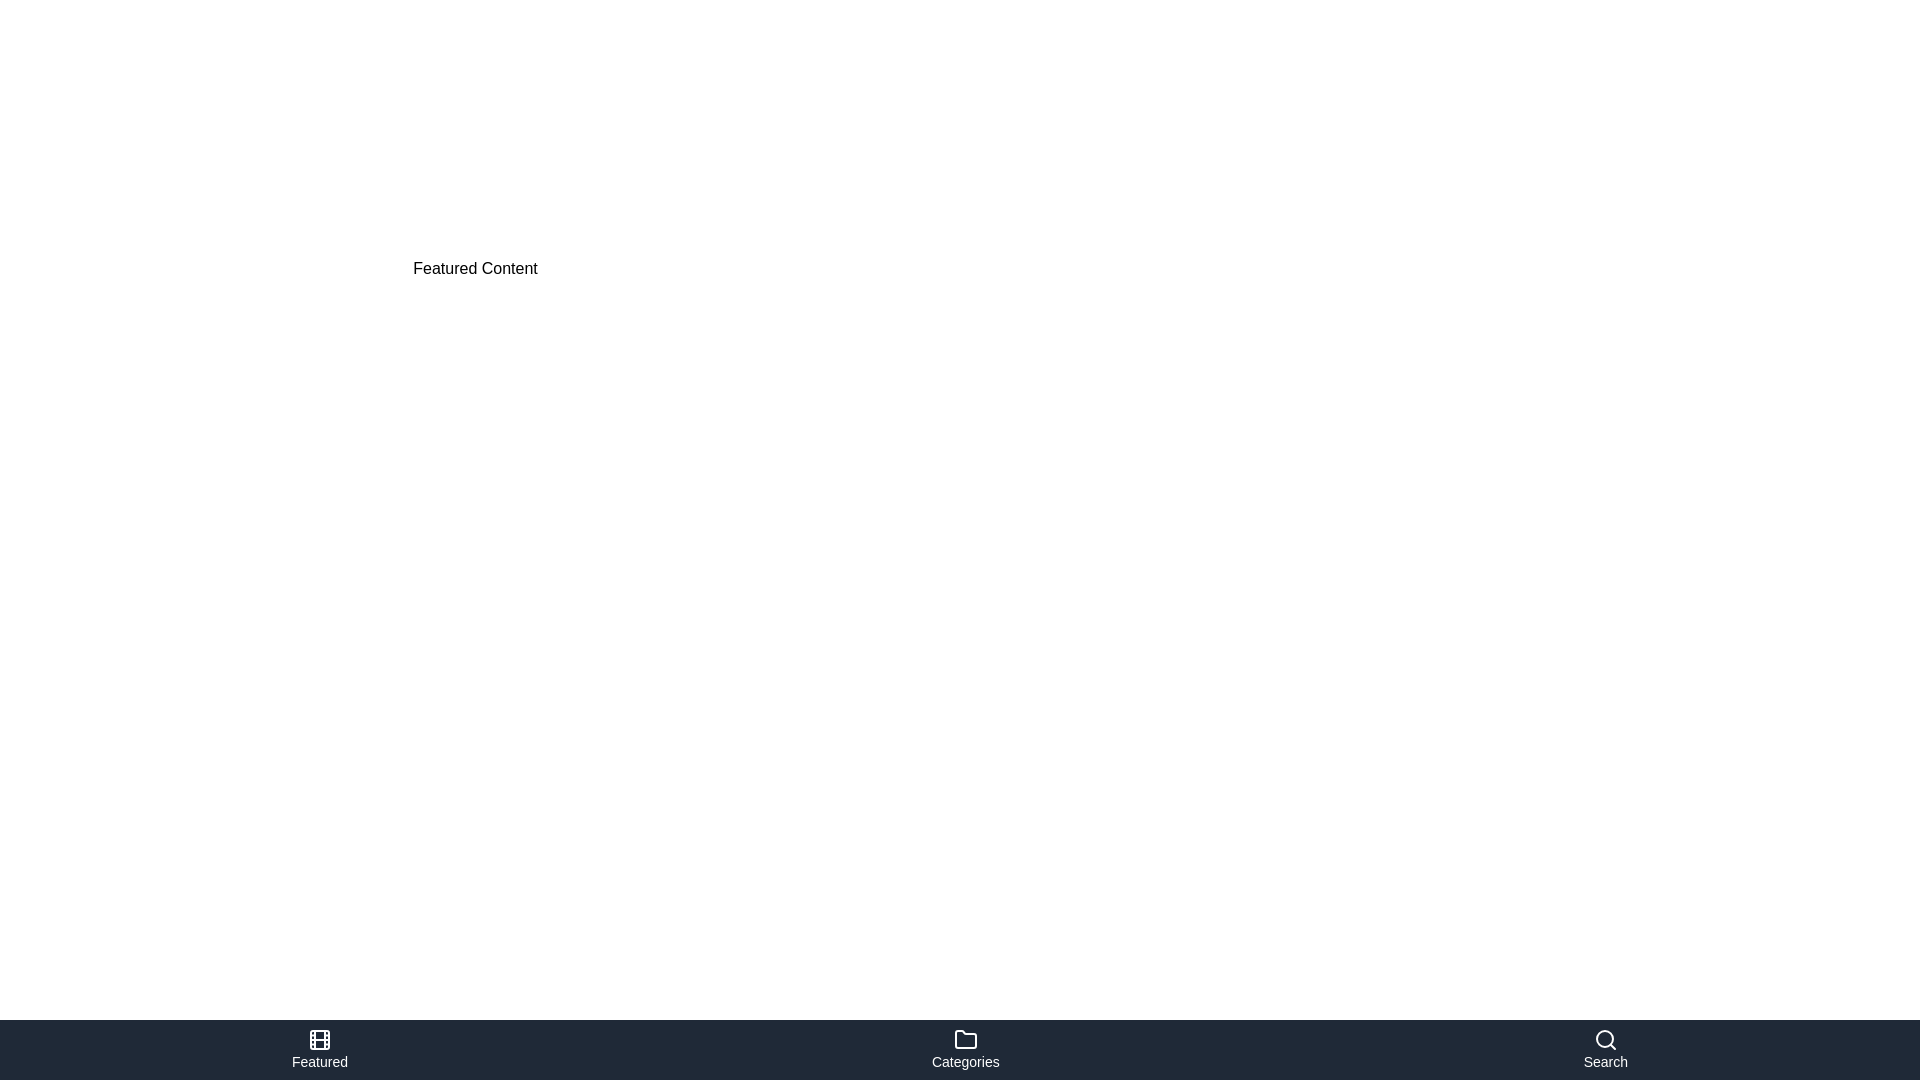 This screenshot has height=1080, width=1920. I want to click on the folder icon with a light-colored outline located in the 'Categories' section of the bottom navigation bar, positioned above the text label 'Categories', so click(965, 1039).